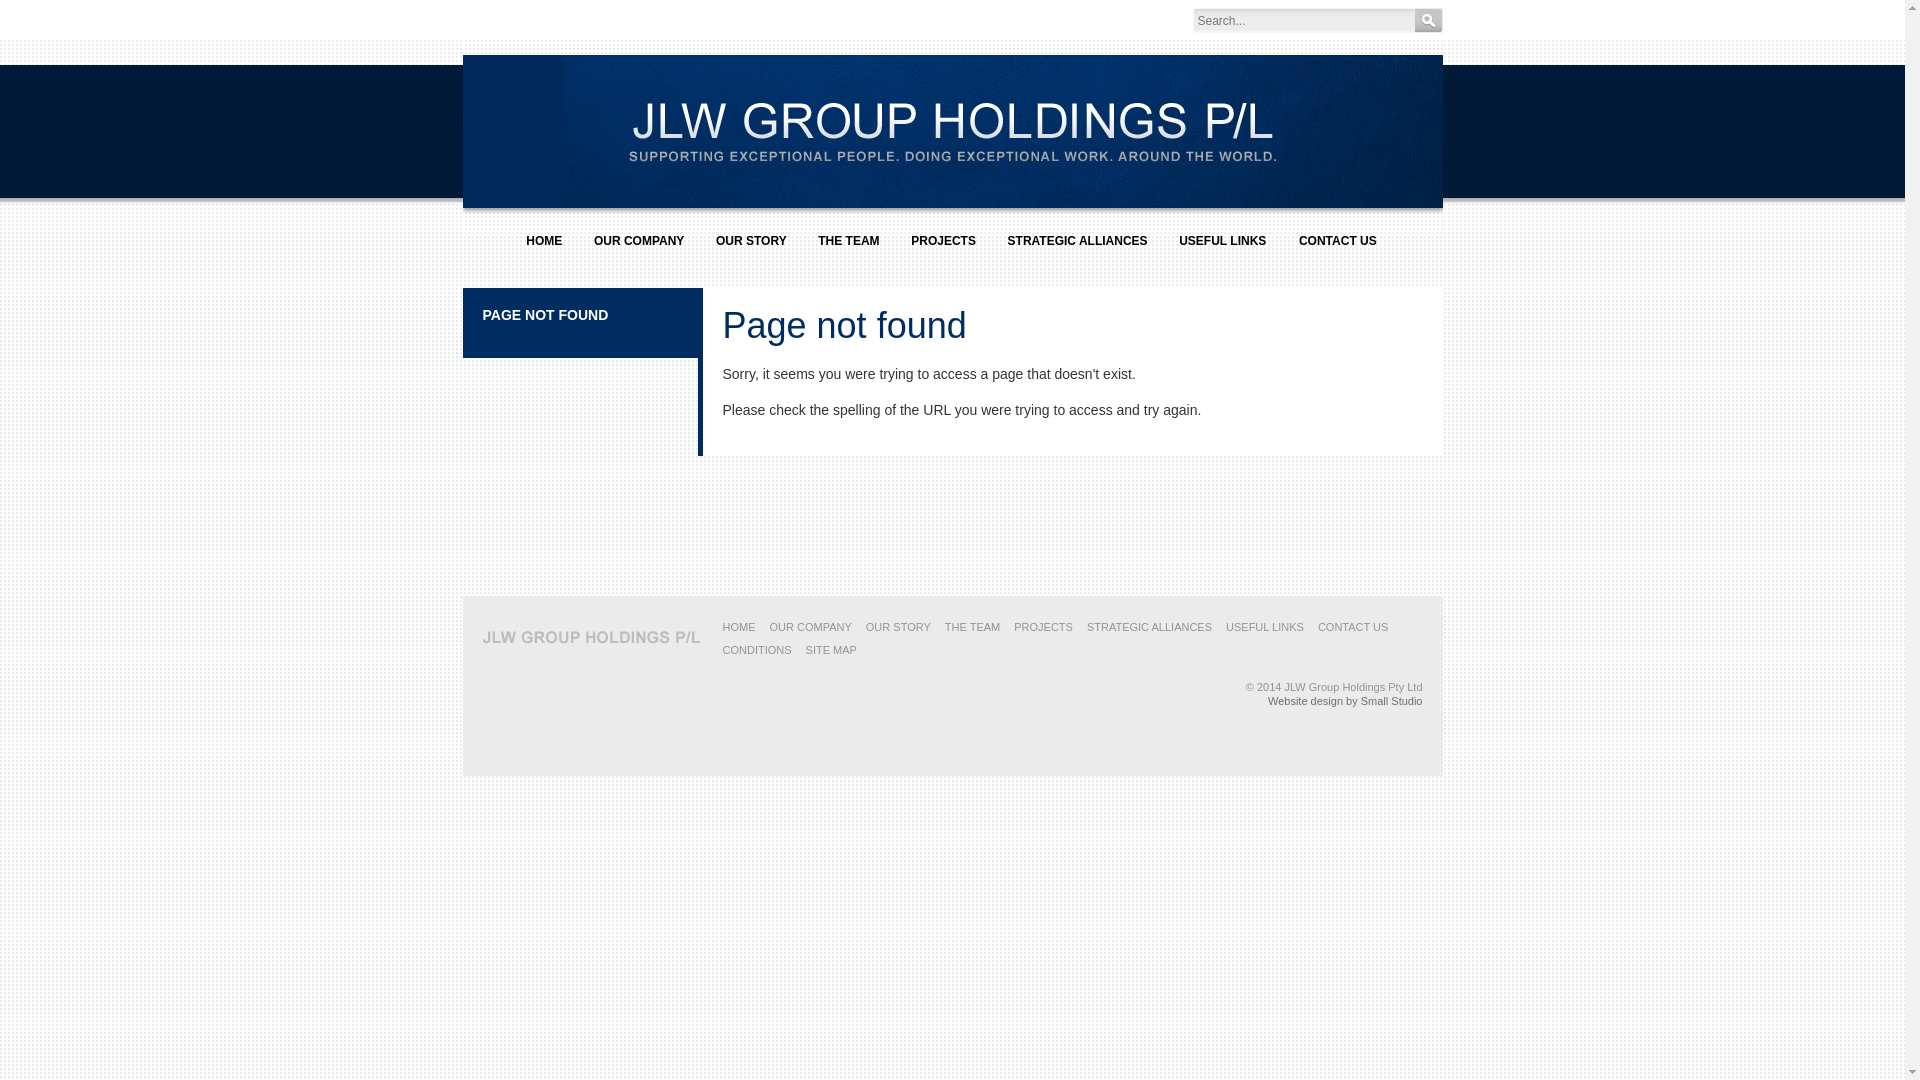  Describe the element at coordinates (1224, 626) in the screenshot. I see `'USEFUL LINKS'` at that location.